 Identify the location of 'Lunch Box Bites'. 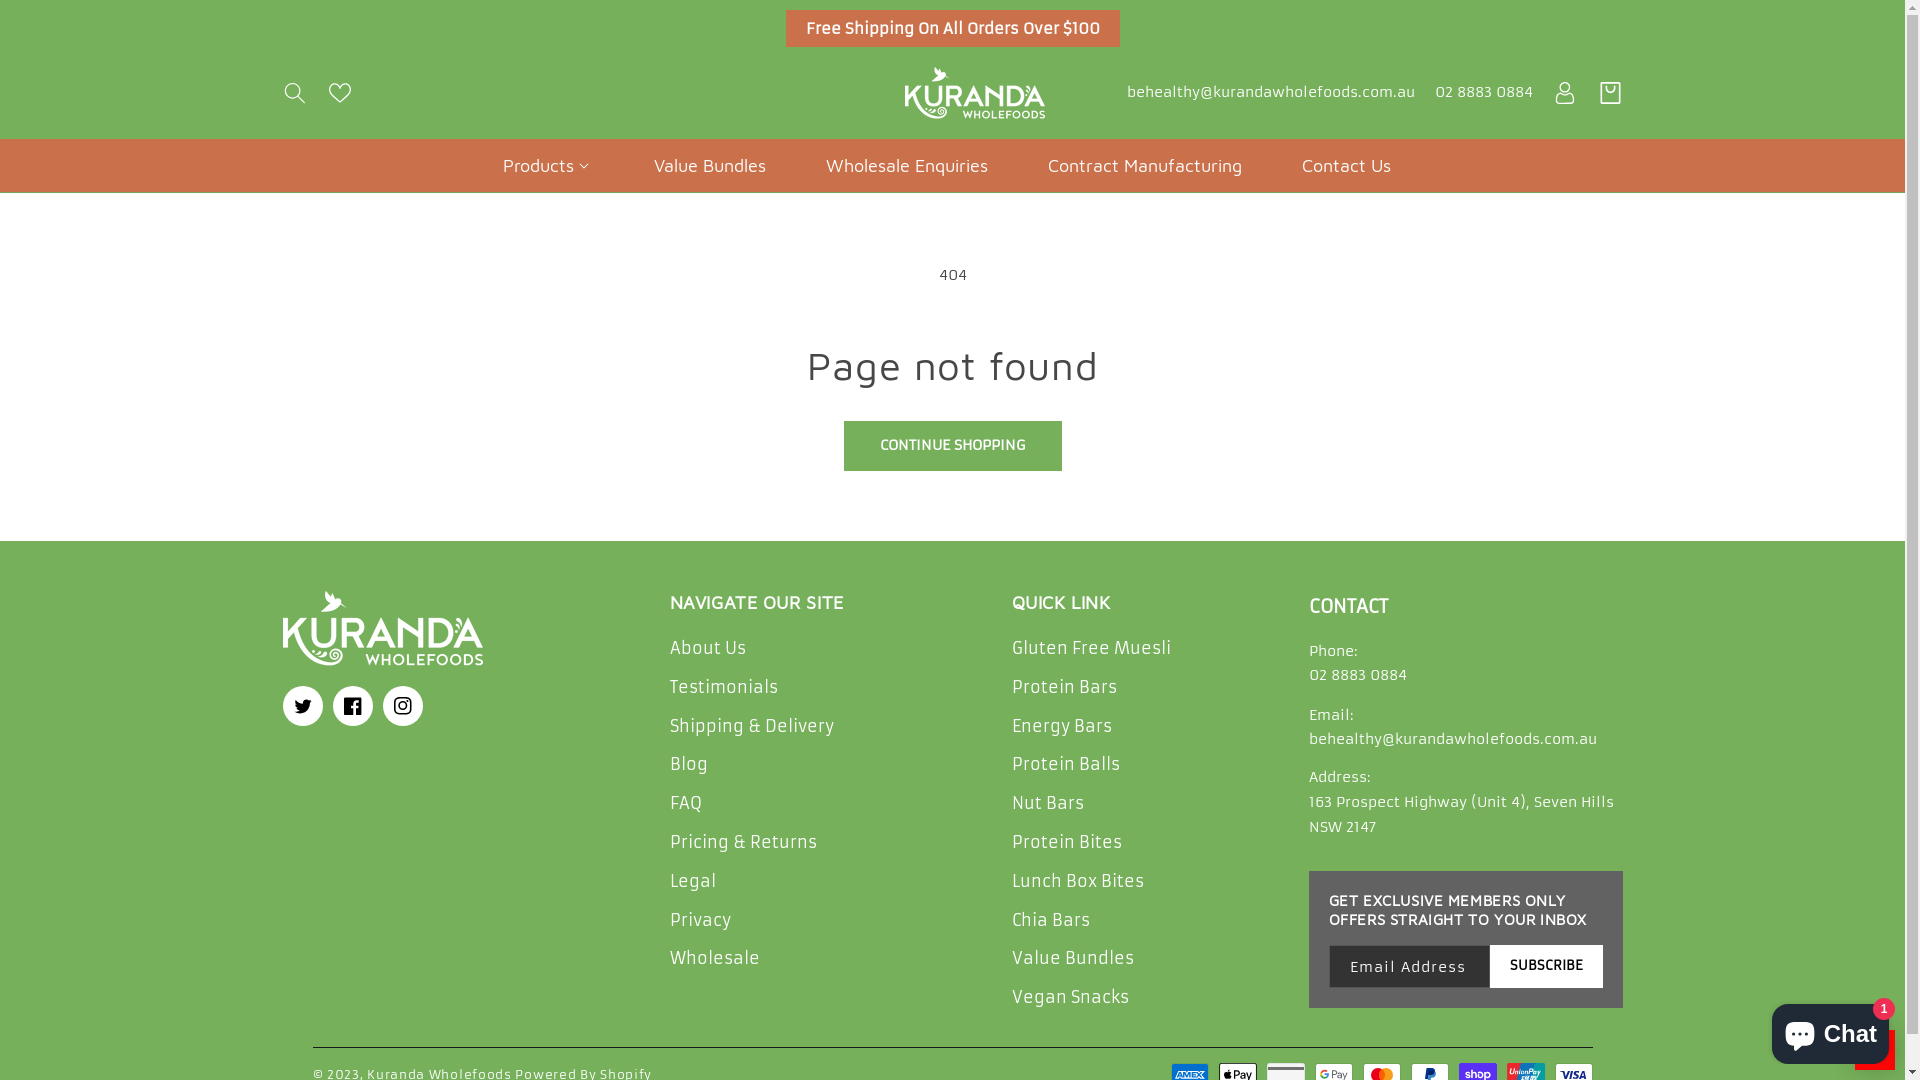
(1012, 880).